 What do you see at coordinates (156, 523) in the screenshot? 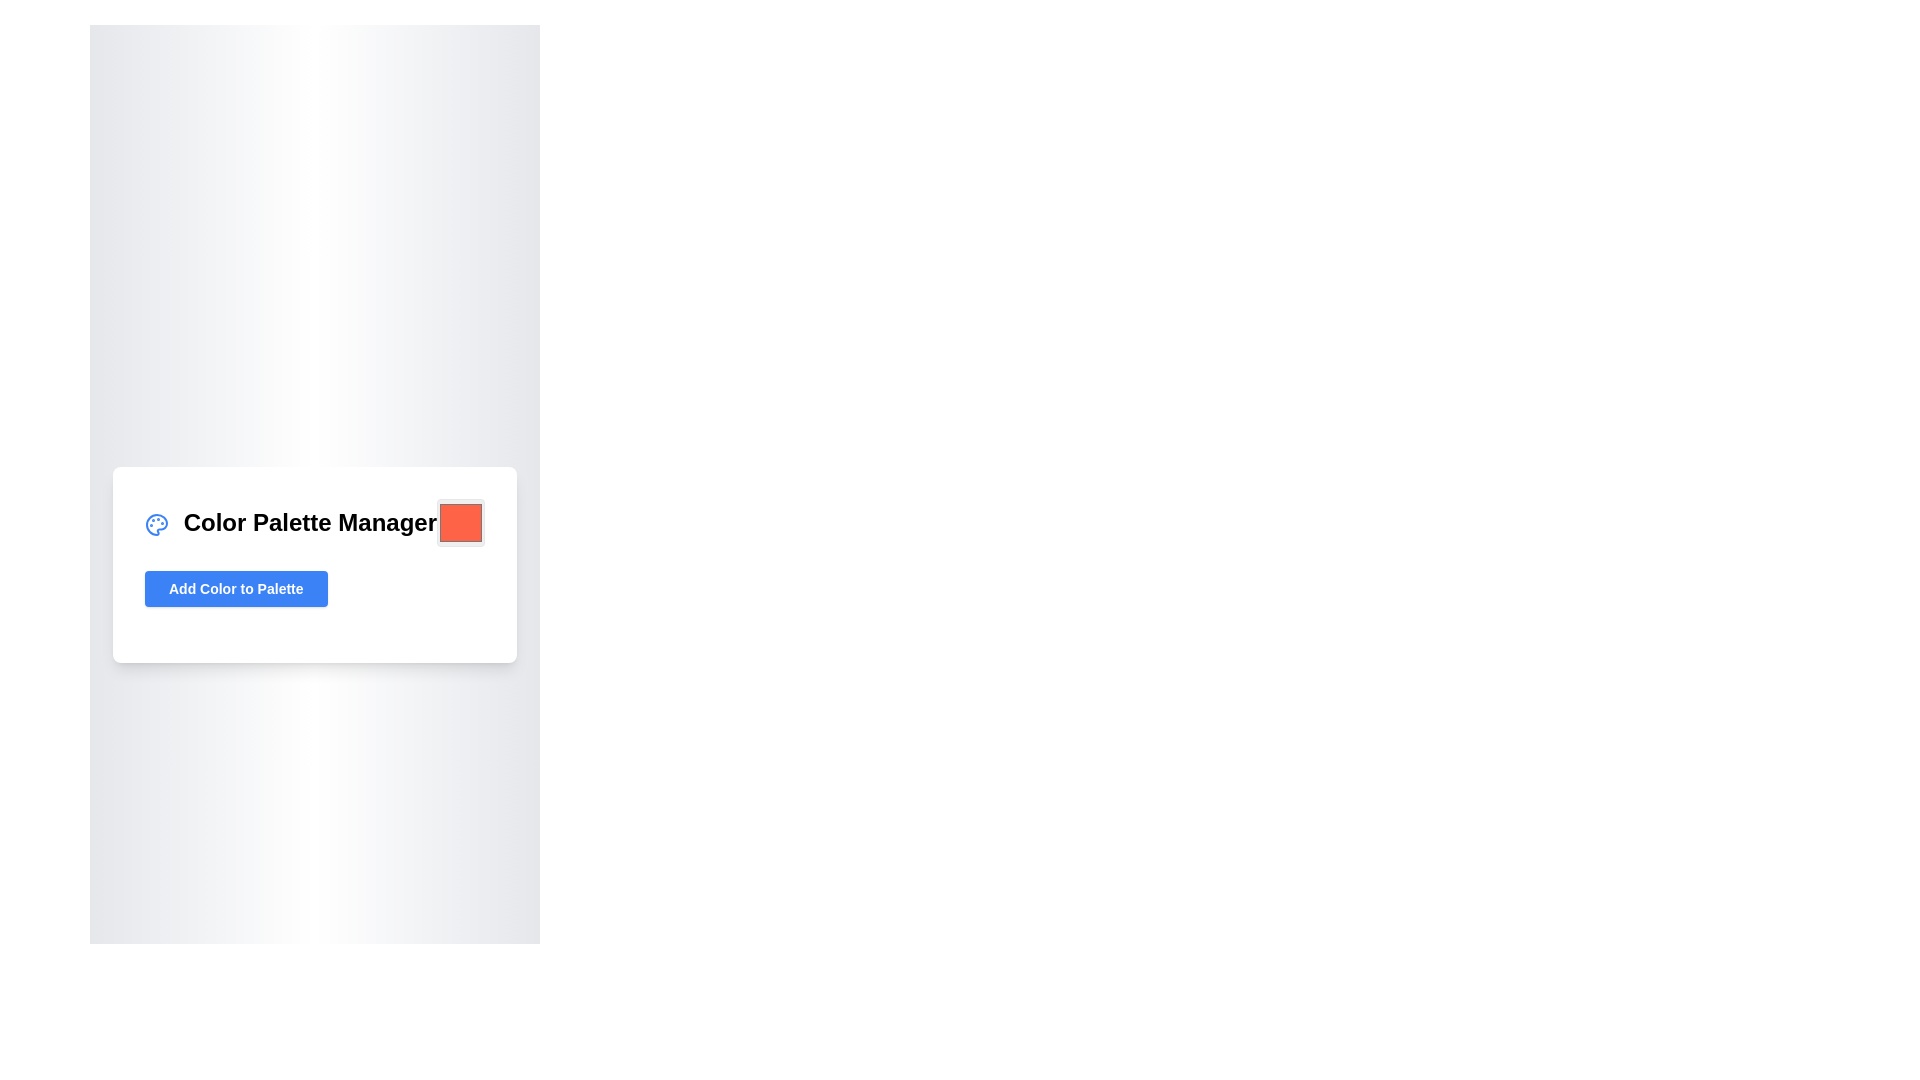
I see `the blue-colored palette icon, which is styled to simulate a drawing tool and located to the left of the 'Color Palette Manager' text` at bounding box center [156, 523].